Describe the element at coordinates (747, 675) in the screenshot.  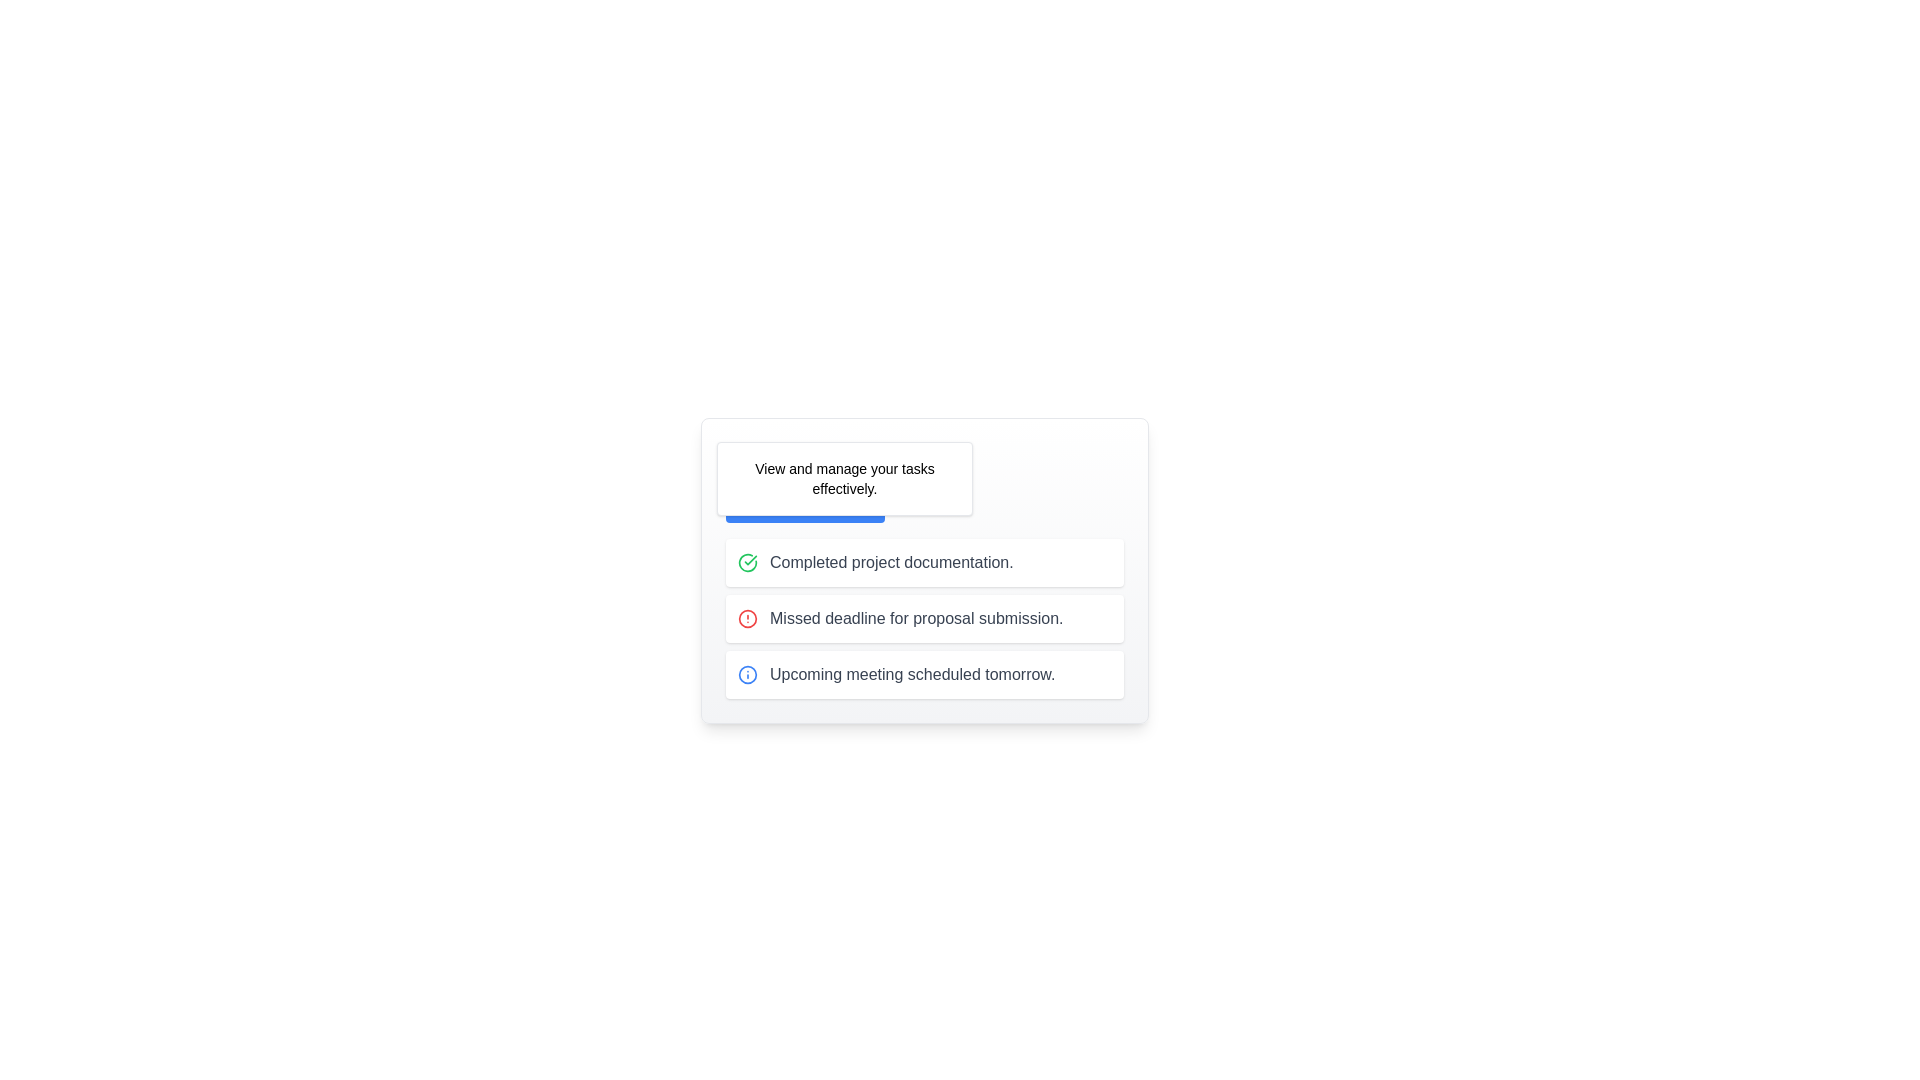
I see `the small circular icon with a blue border and a white inner circle containing a '!' symbol, located to the left of the text 'Upcoming meeting scheduled tomorrow.'` at that location.